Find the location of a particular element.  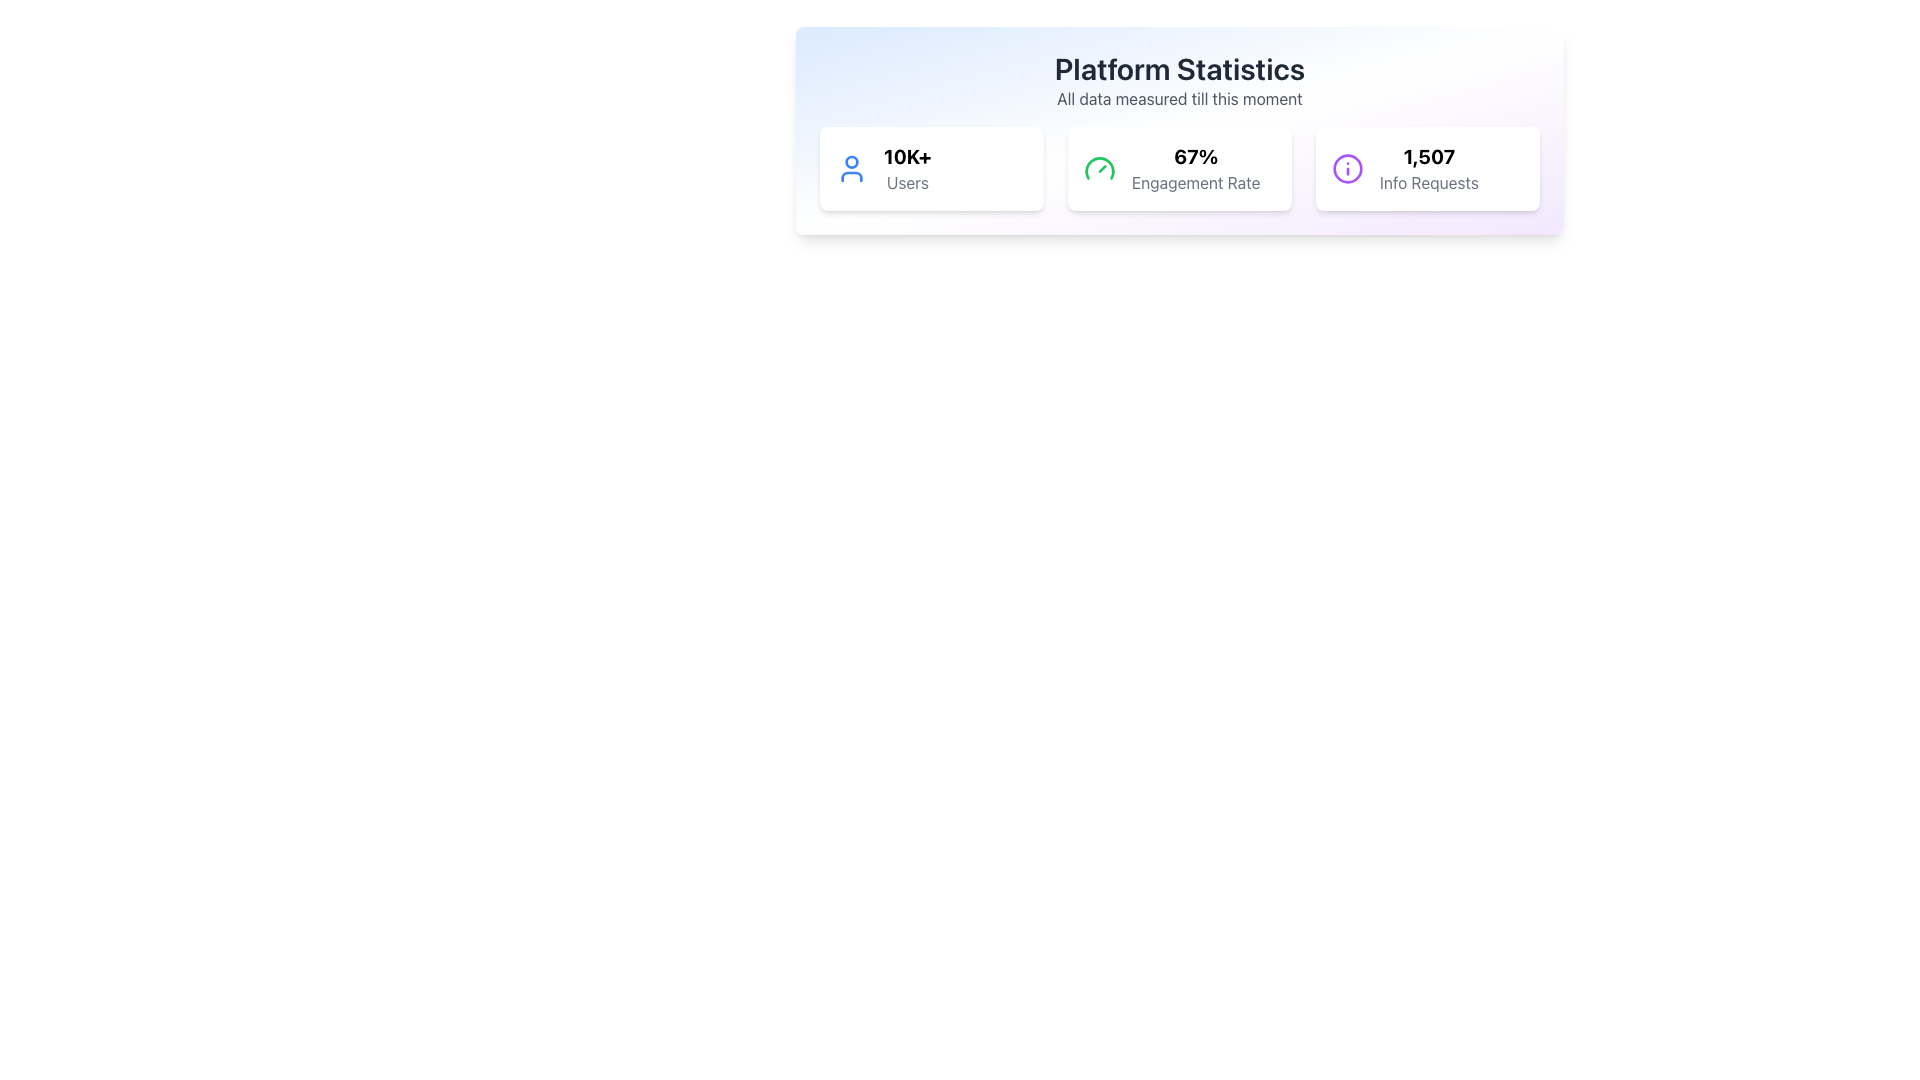

the 'Info Requests' text label element, which is styled in gray font and is positioned directly below the number '1,507' on the rightmost card of a statistics dashboard is located at coordinates (1428, 182).